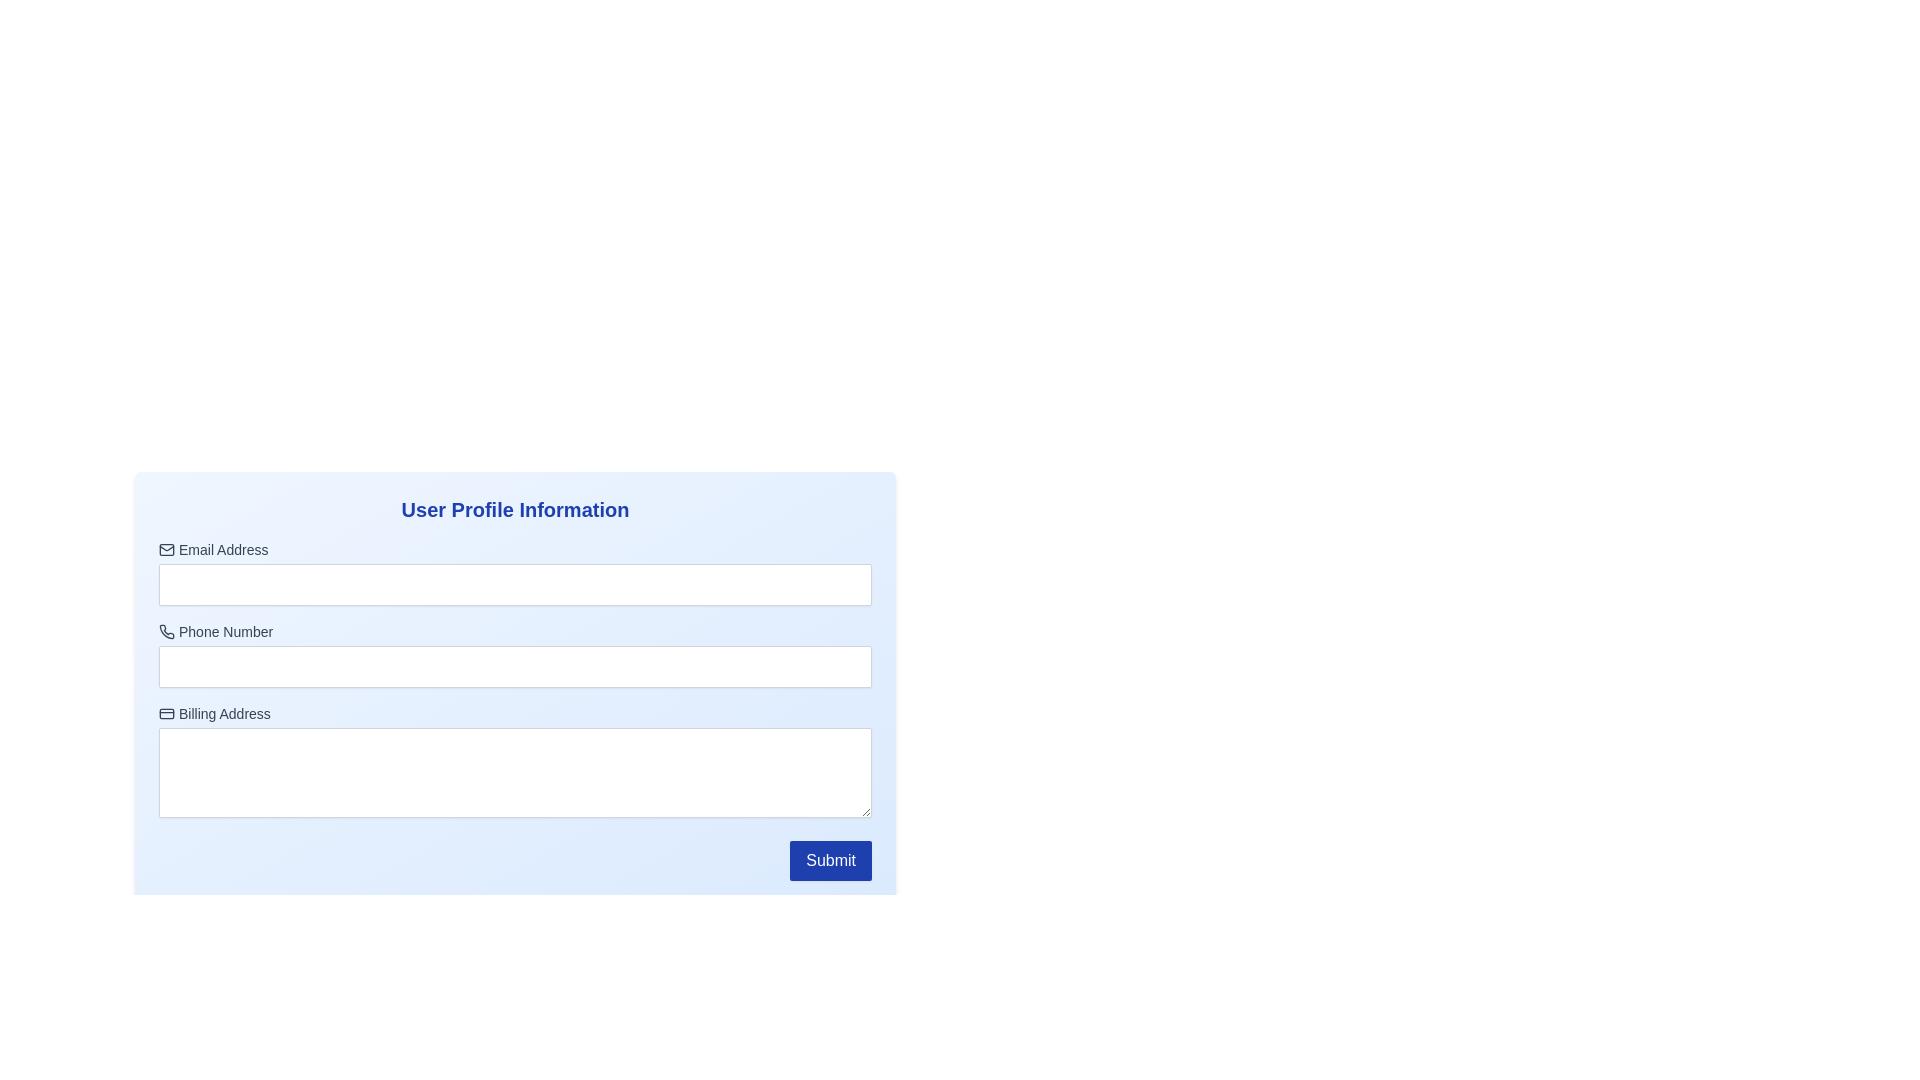 The height and width of the screenshot is (1080, 1920). Describe the element at coordinates (167, 632) in the screenshot. I see `the phone handle icon representing contact information, which is located to the left of the 'Phone Number' field in the 'User Profile Information' form` at that location.